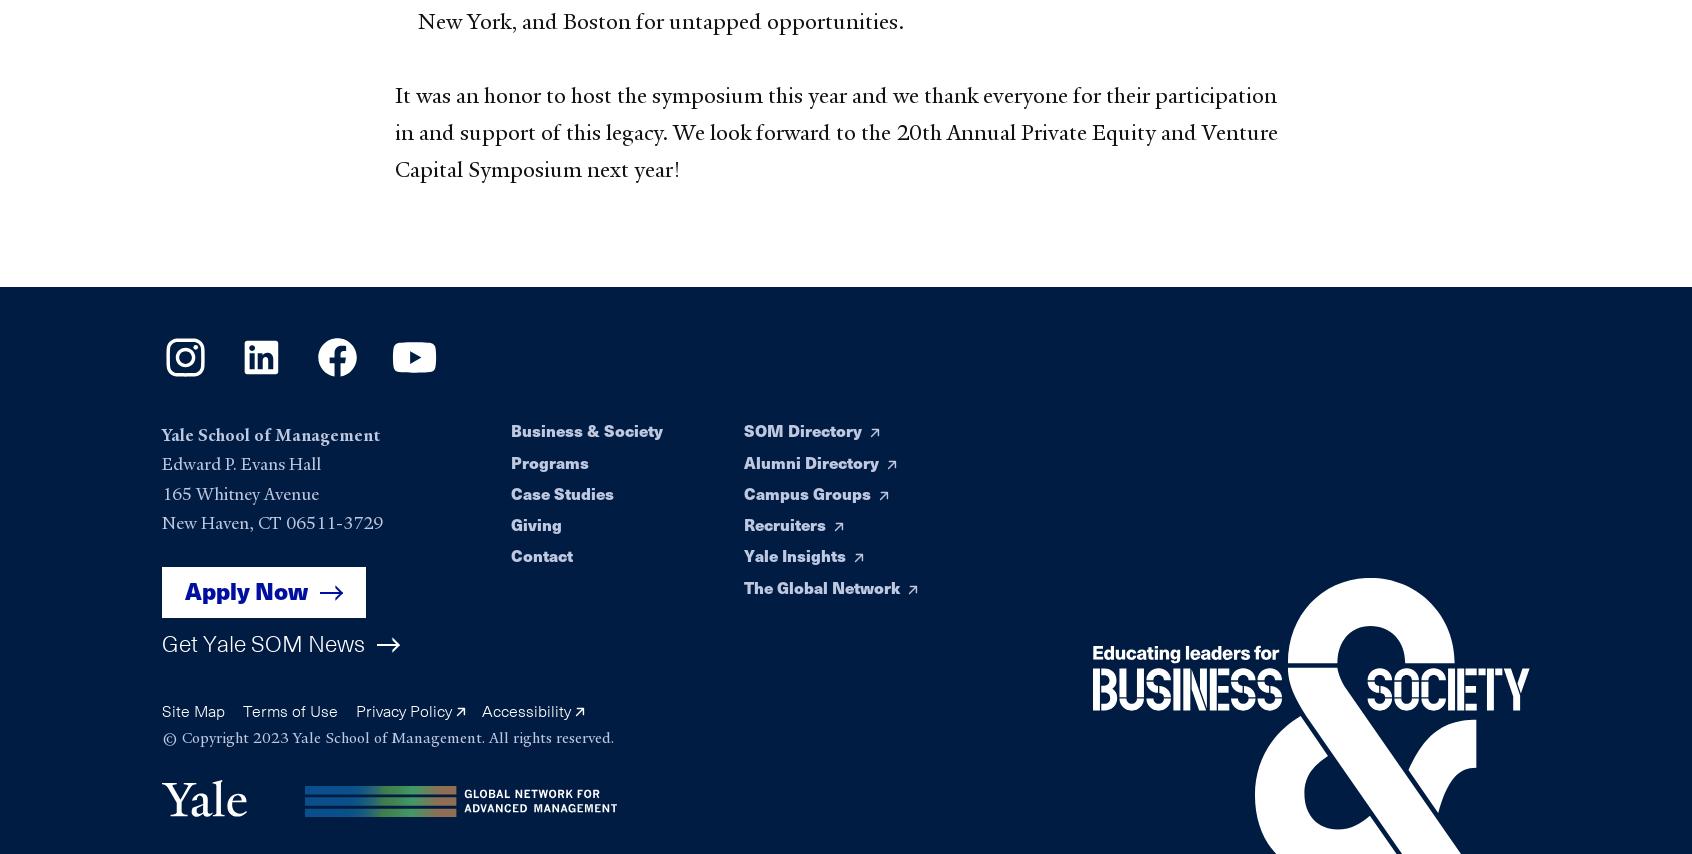 The height and width of the screenshot is (854, 1692). I want to click on 'Privacy Policy', so click(404, 710).